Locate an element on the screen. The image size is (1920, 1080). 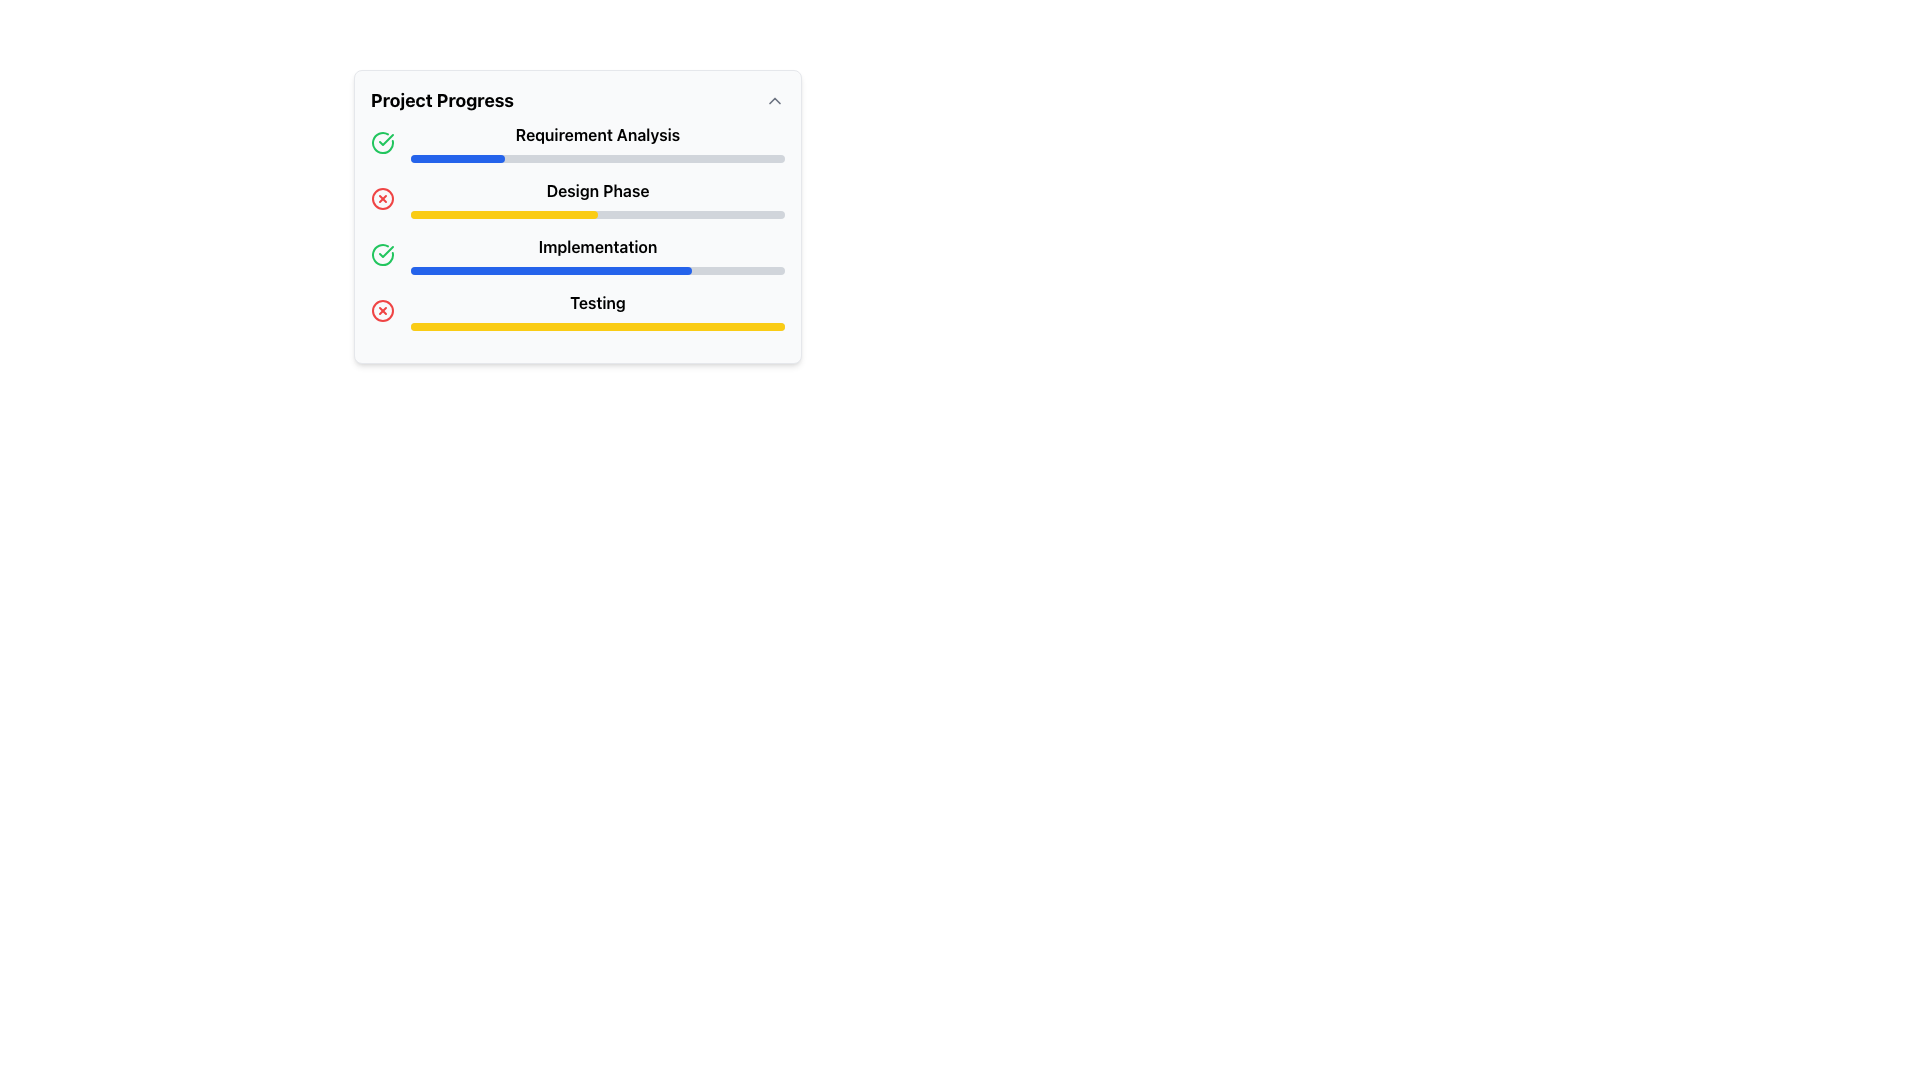
the progress bar representing the completion status of the 'Requirement Analysis' phase, which is positioned under the label 'Requirement Analysis' and is the first in the list of progress items is located at coordinates (597, 157).